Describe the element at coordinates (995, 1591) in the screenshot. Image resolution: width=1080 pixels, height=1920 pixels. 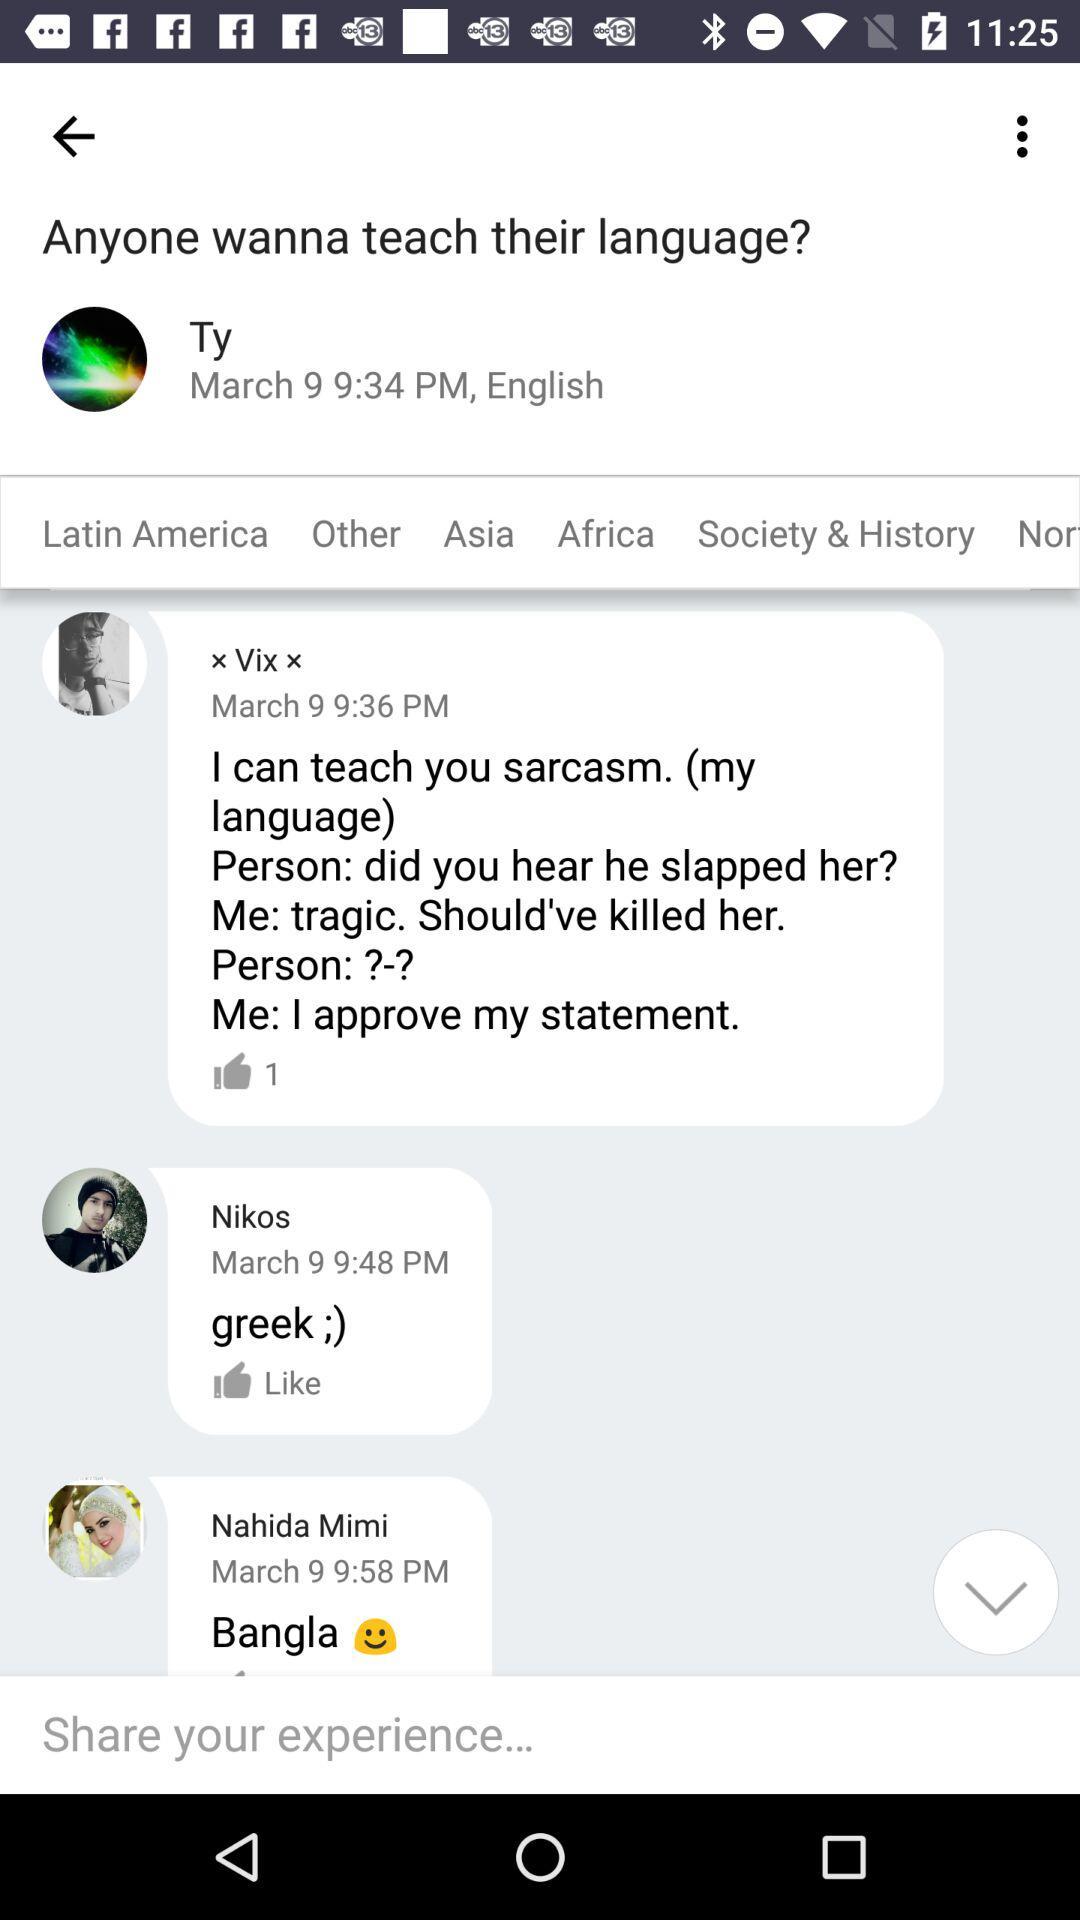
I see `your experience` at that location.